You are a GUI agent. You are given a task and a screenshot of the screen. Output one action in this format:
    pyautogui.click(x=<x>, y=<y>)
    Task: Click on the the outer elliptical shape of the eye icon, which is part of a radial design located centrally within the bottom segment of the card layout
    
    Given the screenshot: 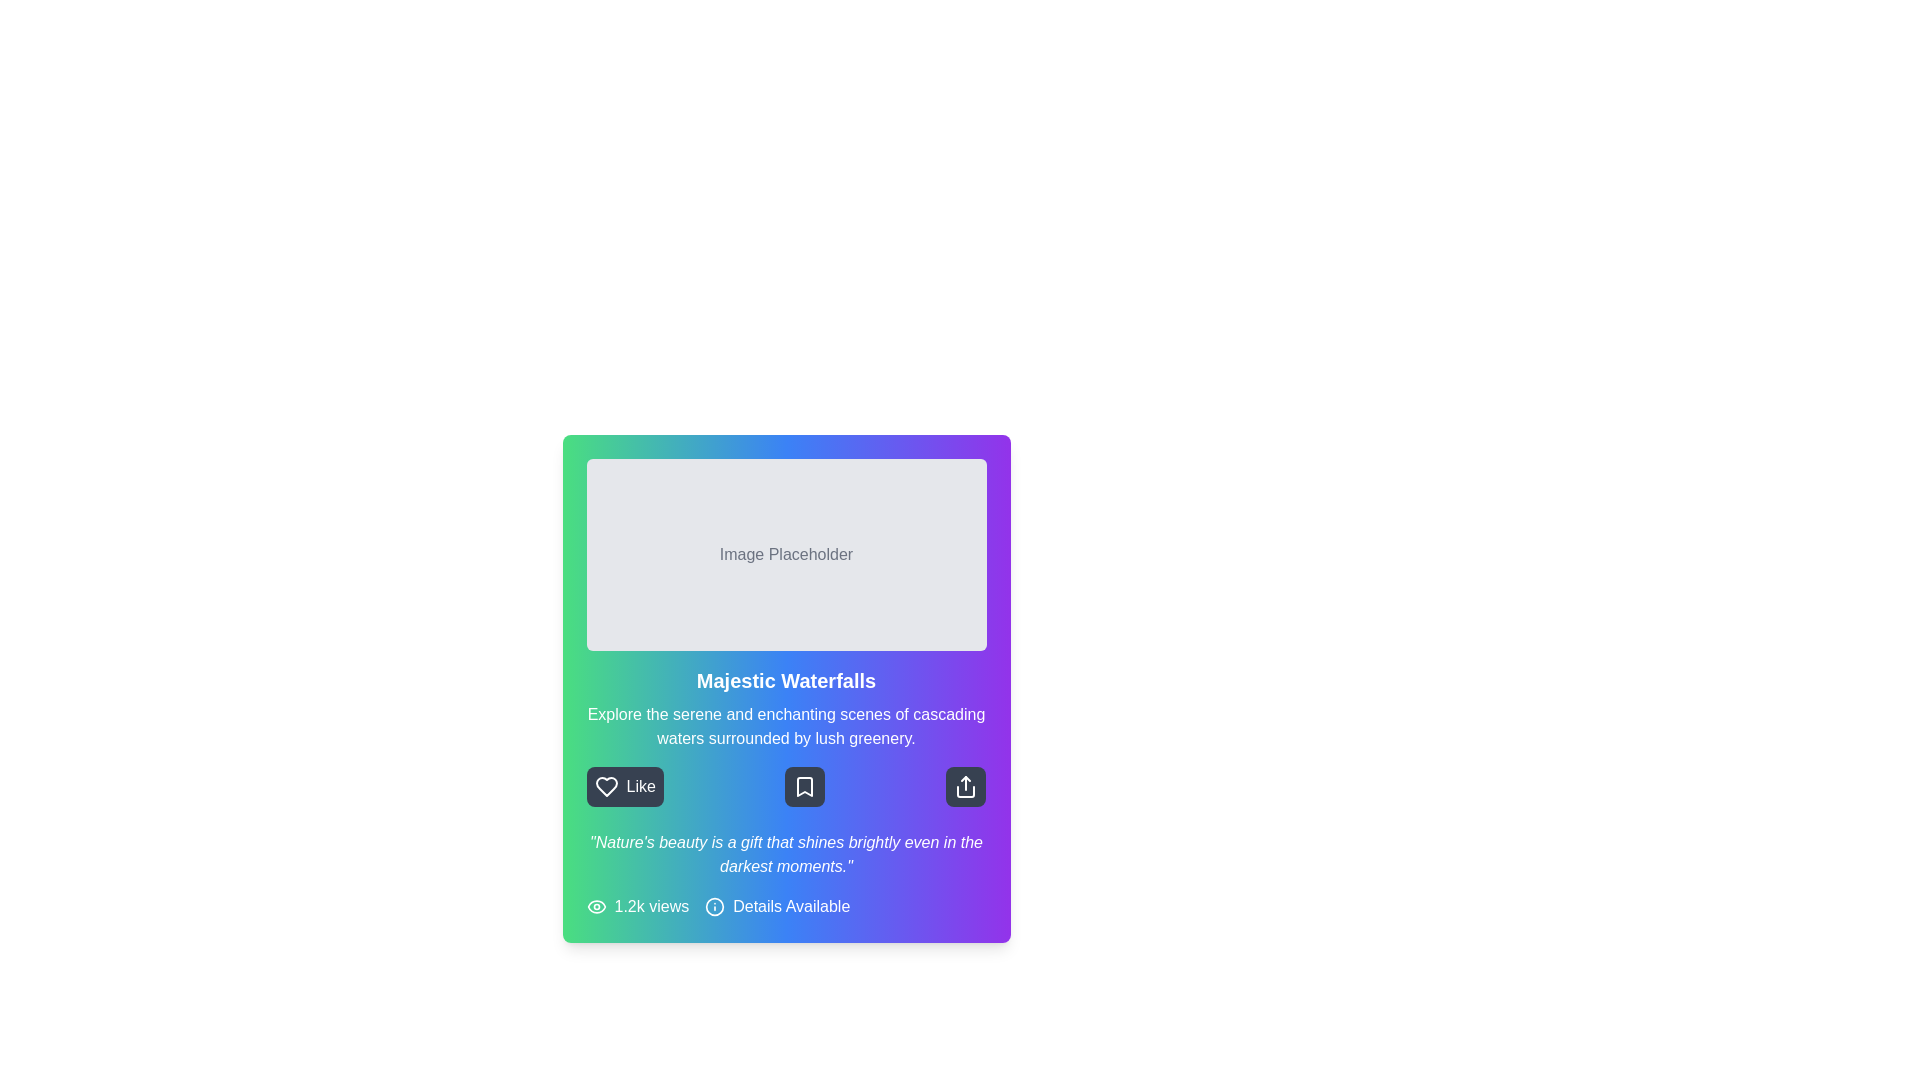 What is the action you would take?
    pyautogui.click(x=595, y=906)
    